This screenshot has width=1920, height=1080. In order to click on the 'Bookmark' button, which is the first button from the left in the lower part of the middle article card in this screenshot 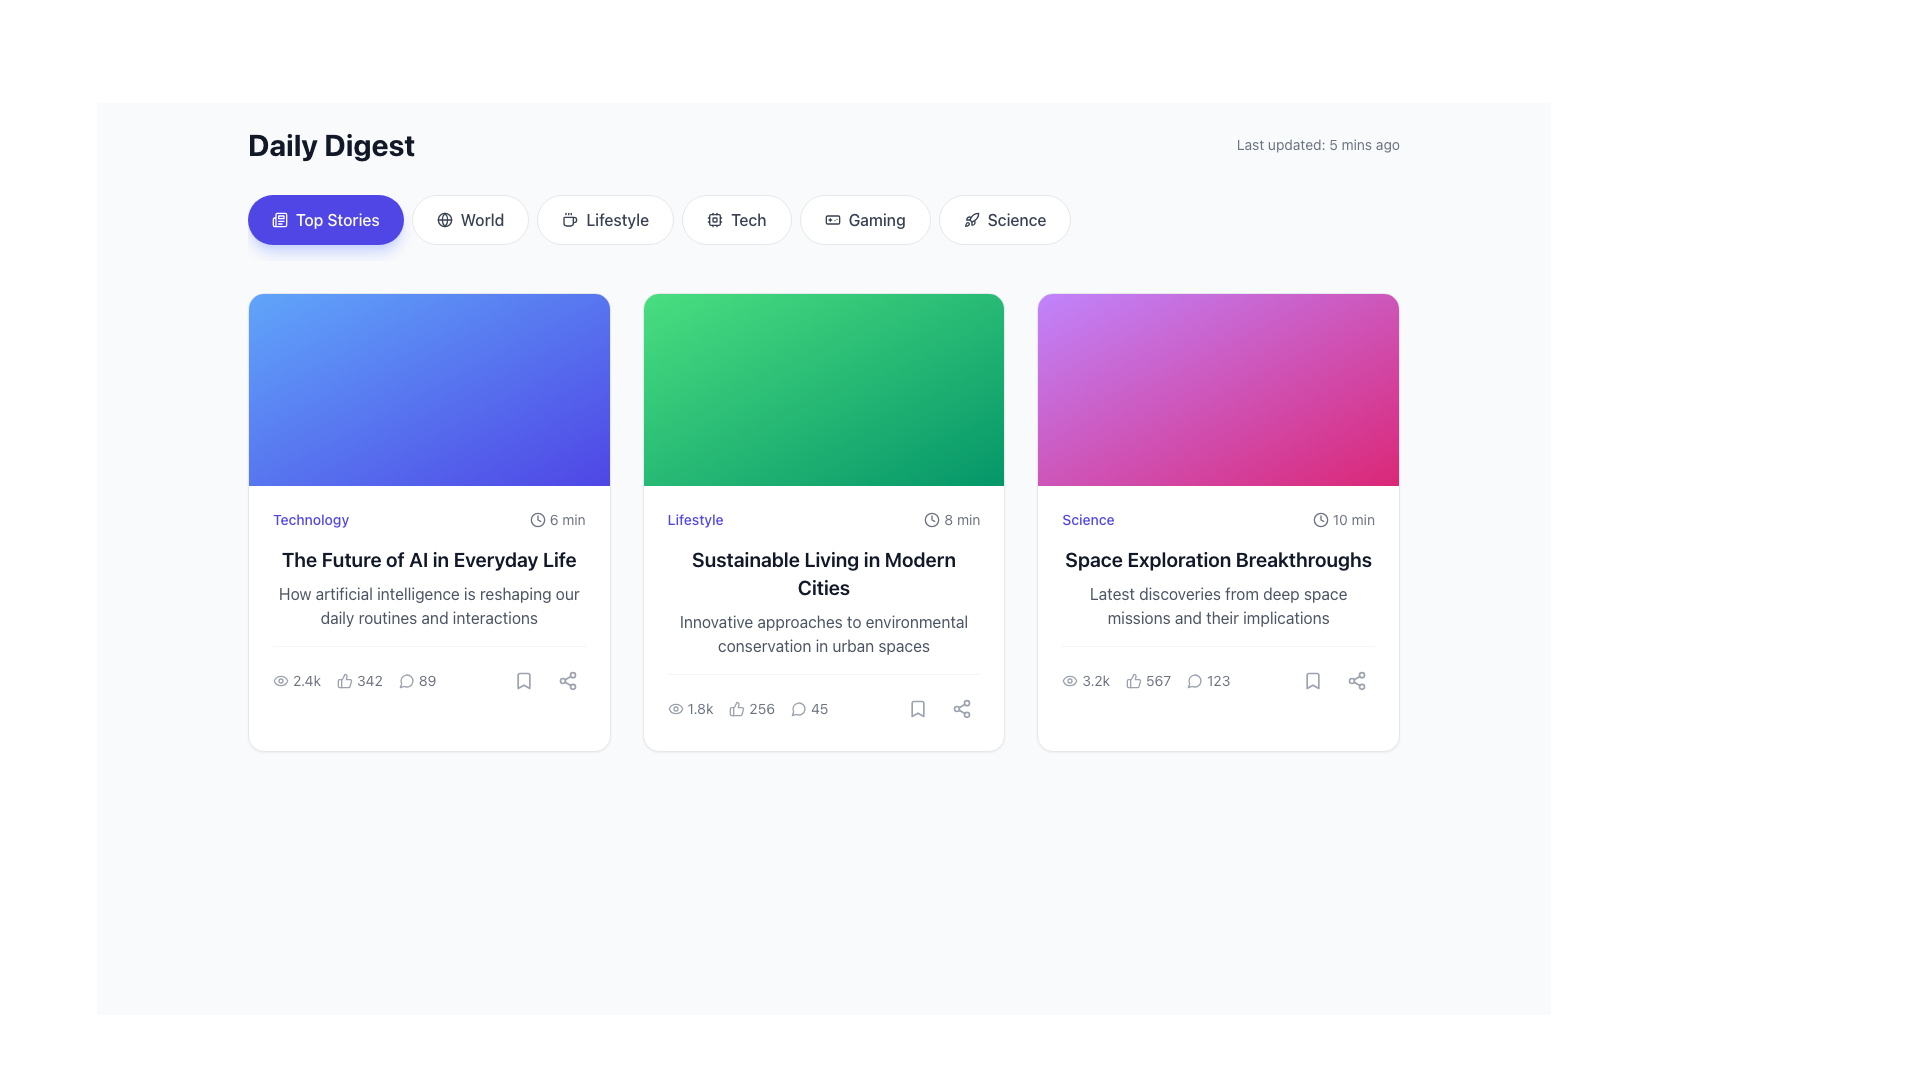, I will do `click(917, 708)`.